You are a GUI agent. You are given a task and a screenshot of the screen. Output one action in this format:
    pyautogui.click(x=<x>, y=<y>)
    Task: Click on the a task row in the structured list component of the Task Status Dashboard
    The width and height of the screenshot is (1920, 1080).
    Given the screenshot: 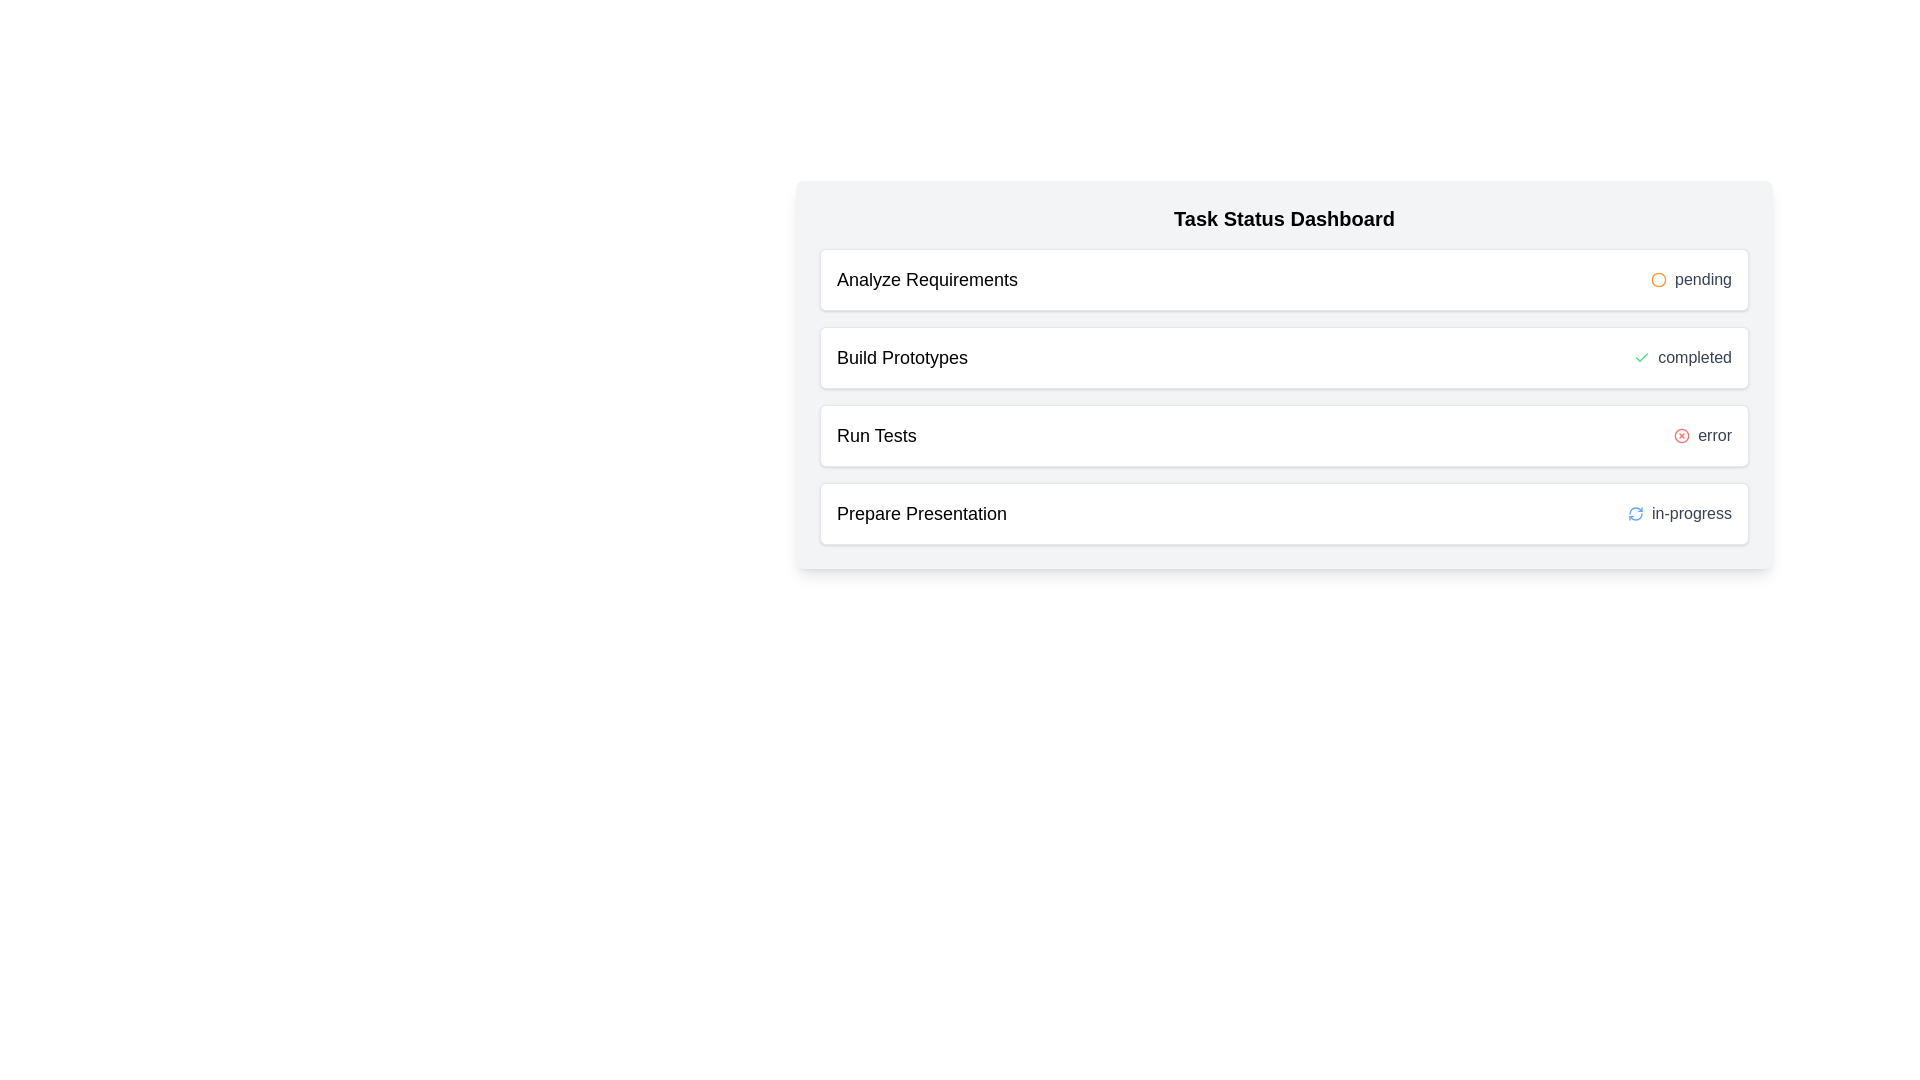 What is the action you would take?
    pyautogui.click(x=1284, y=397)
    